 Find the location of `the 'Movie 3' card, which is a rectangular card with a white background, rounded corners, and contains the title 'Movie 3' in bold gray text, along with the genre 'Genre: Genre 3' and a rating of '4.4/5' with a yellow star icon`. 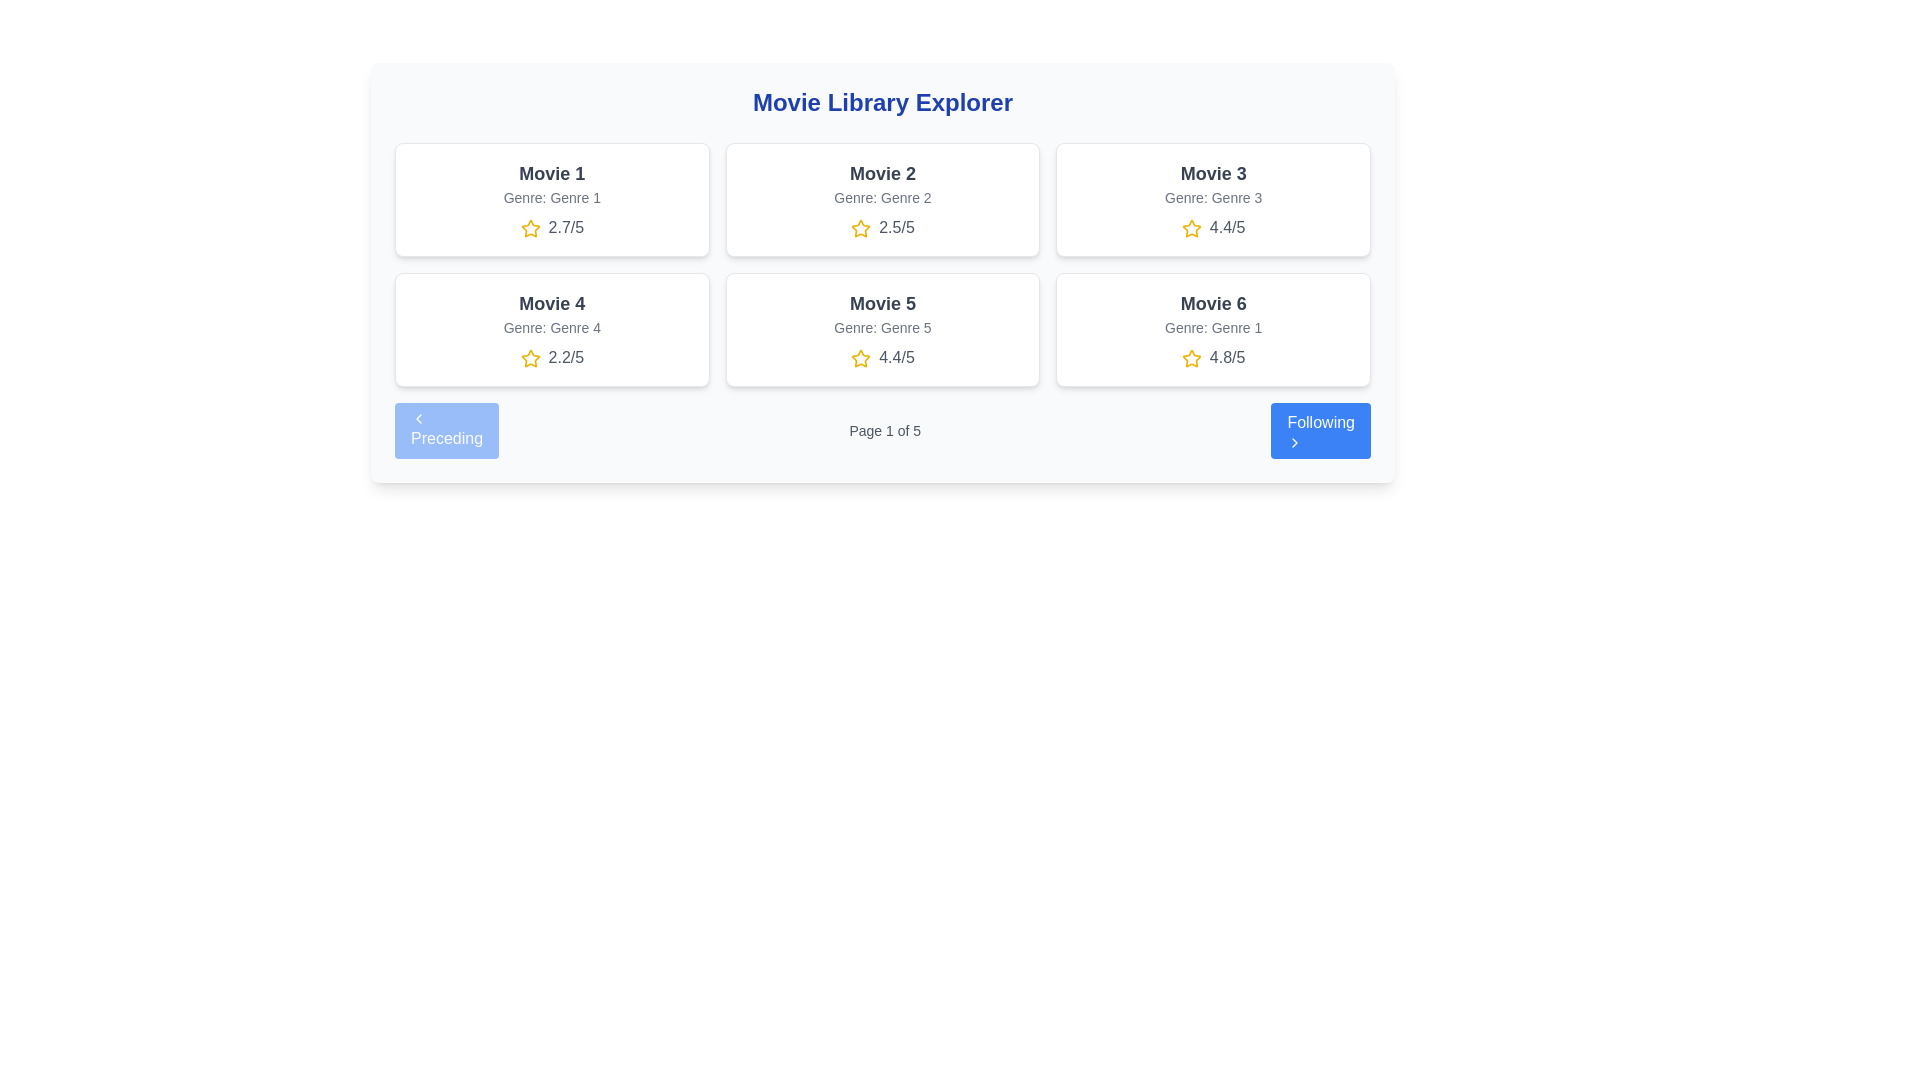

the 'Movie 3' card, which is a rectangular card with a white background, rounded corners, and contains the title 'Movie 3' in bold gray text, along with the genre 'Genre: Genre 3' and a rating of '4.4/5' with a yellow star icon is located at coordinates (1212, 200).